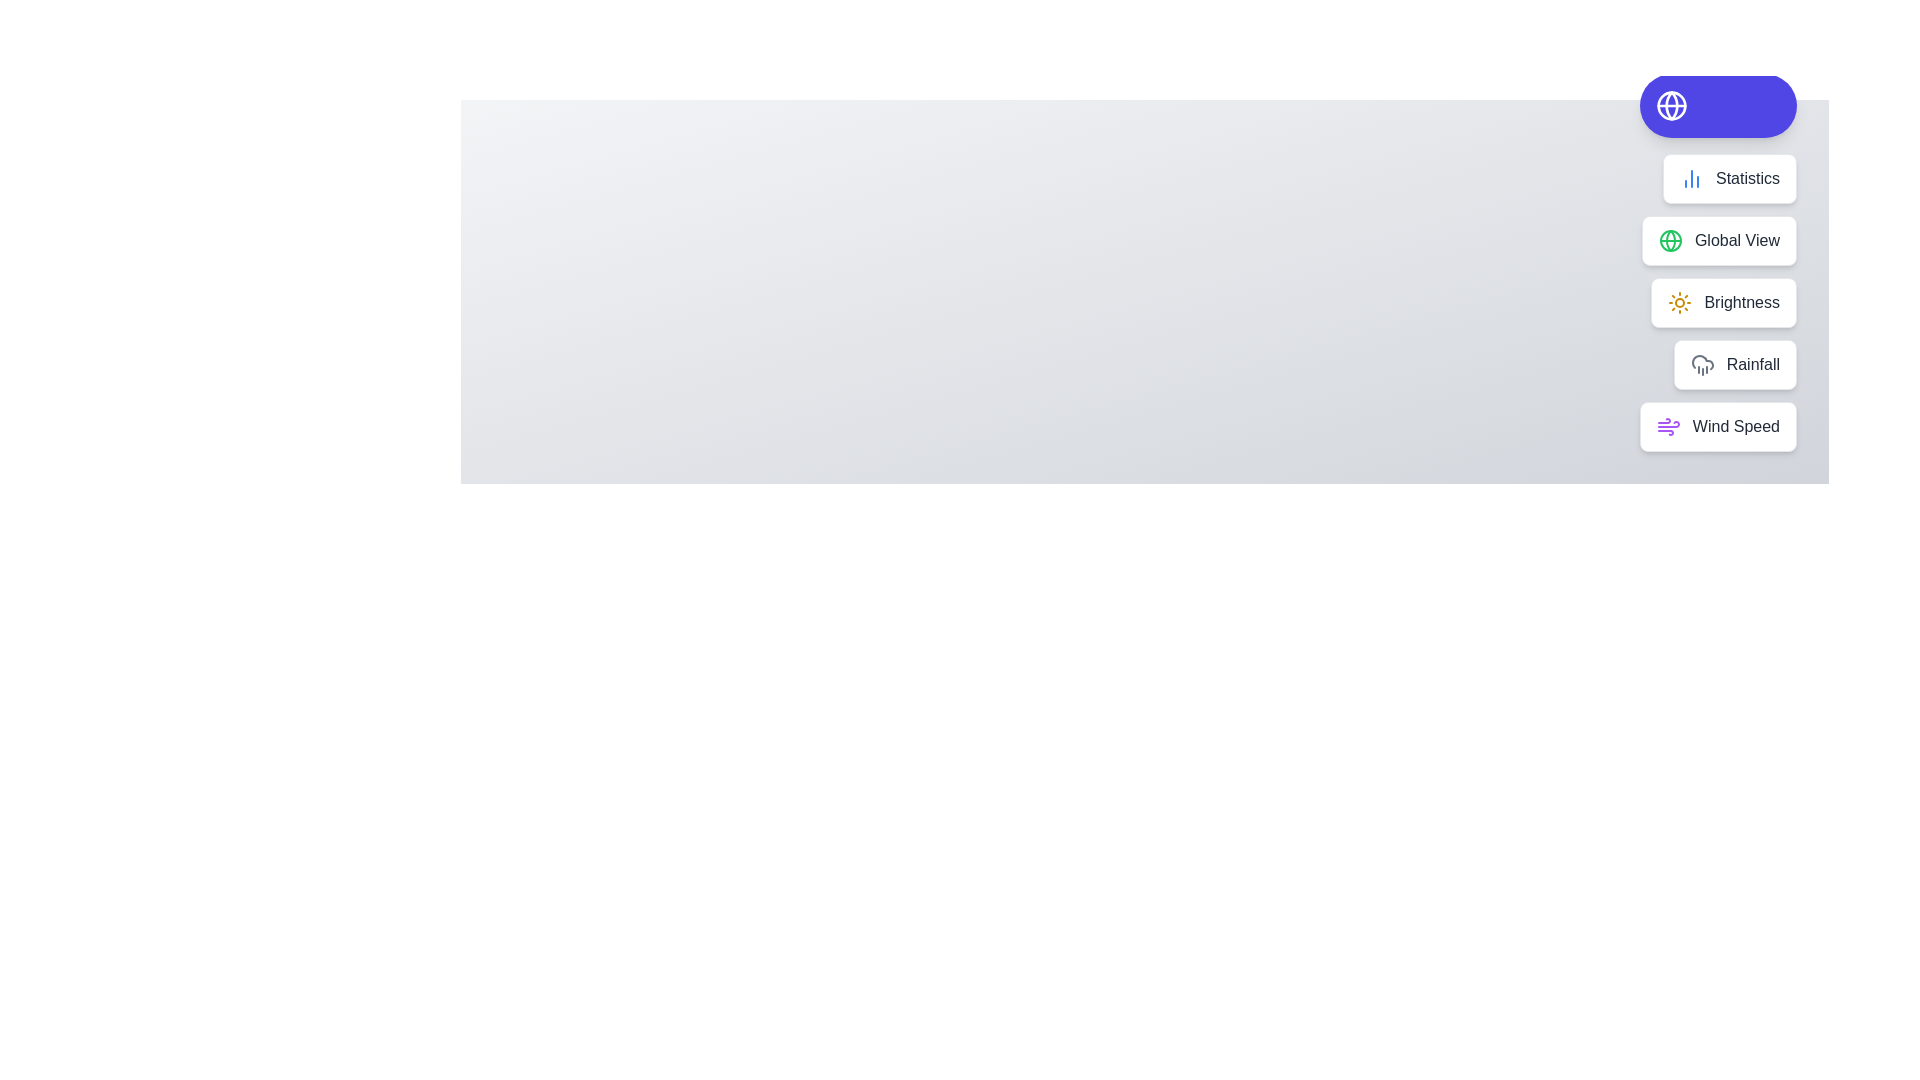  What do you see at coordinates (1734, 365) in the screenshot?
I see `the speed dial item corresponding to Rainfall` at bounding box center [1734, 365].